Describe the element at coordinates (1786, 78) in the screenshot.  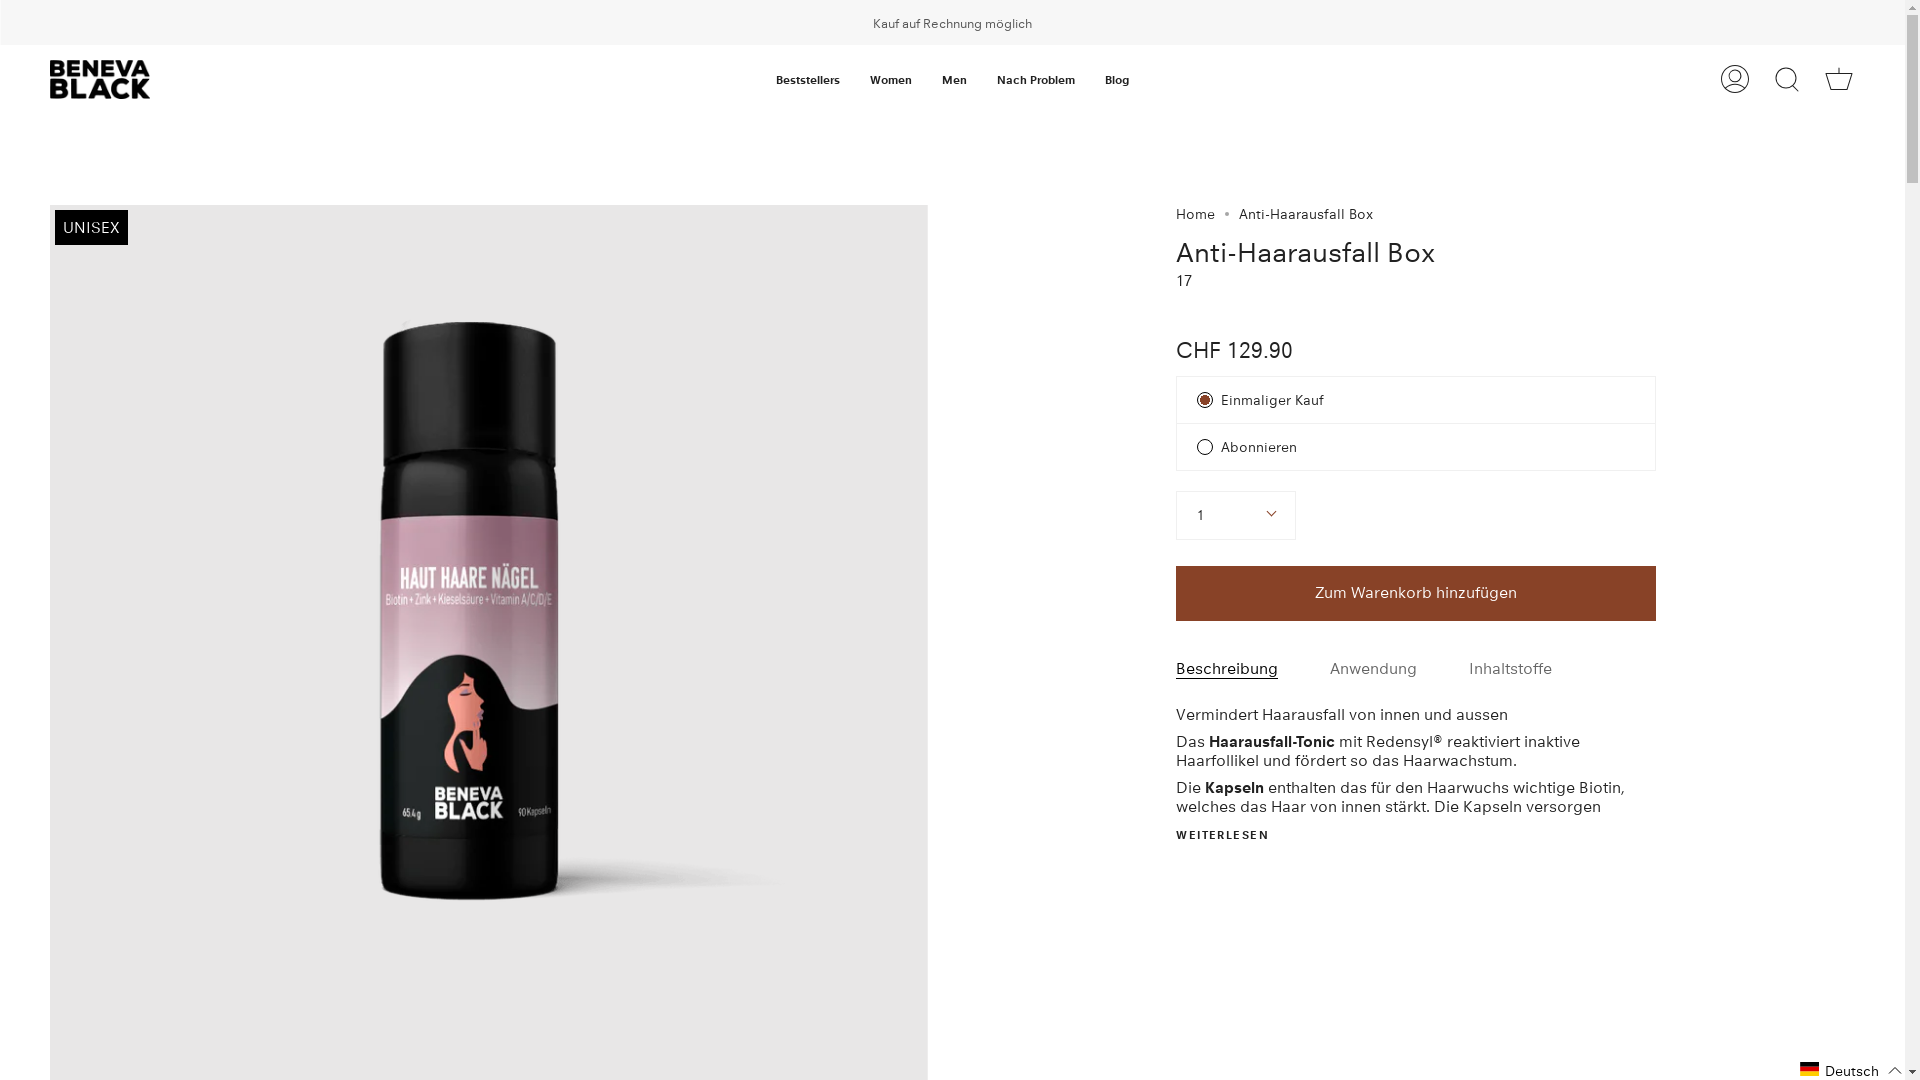
I see `'Suchen'` at that location.